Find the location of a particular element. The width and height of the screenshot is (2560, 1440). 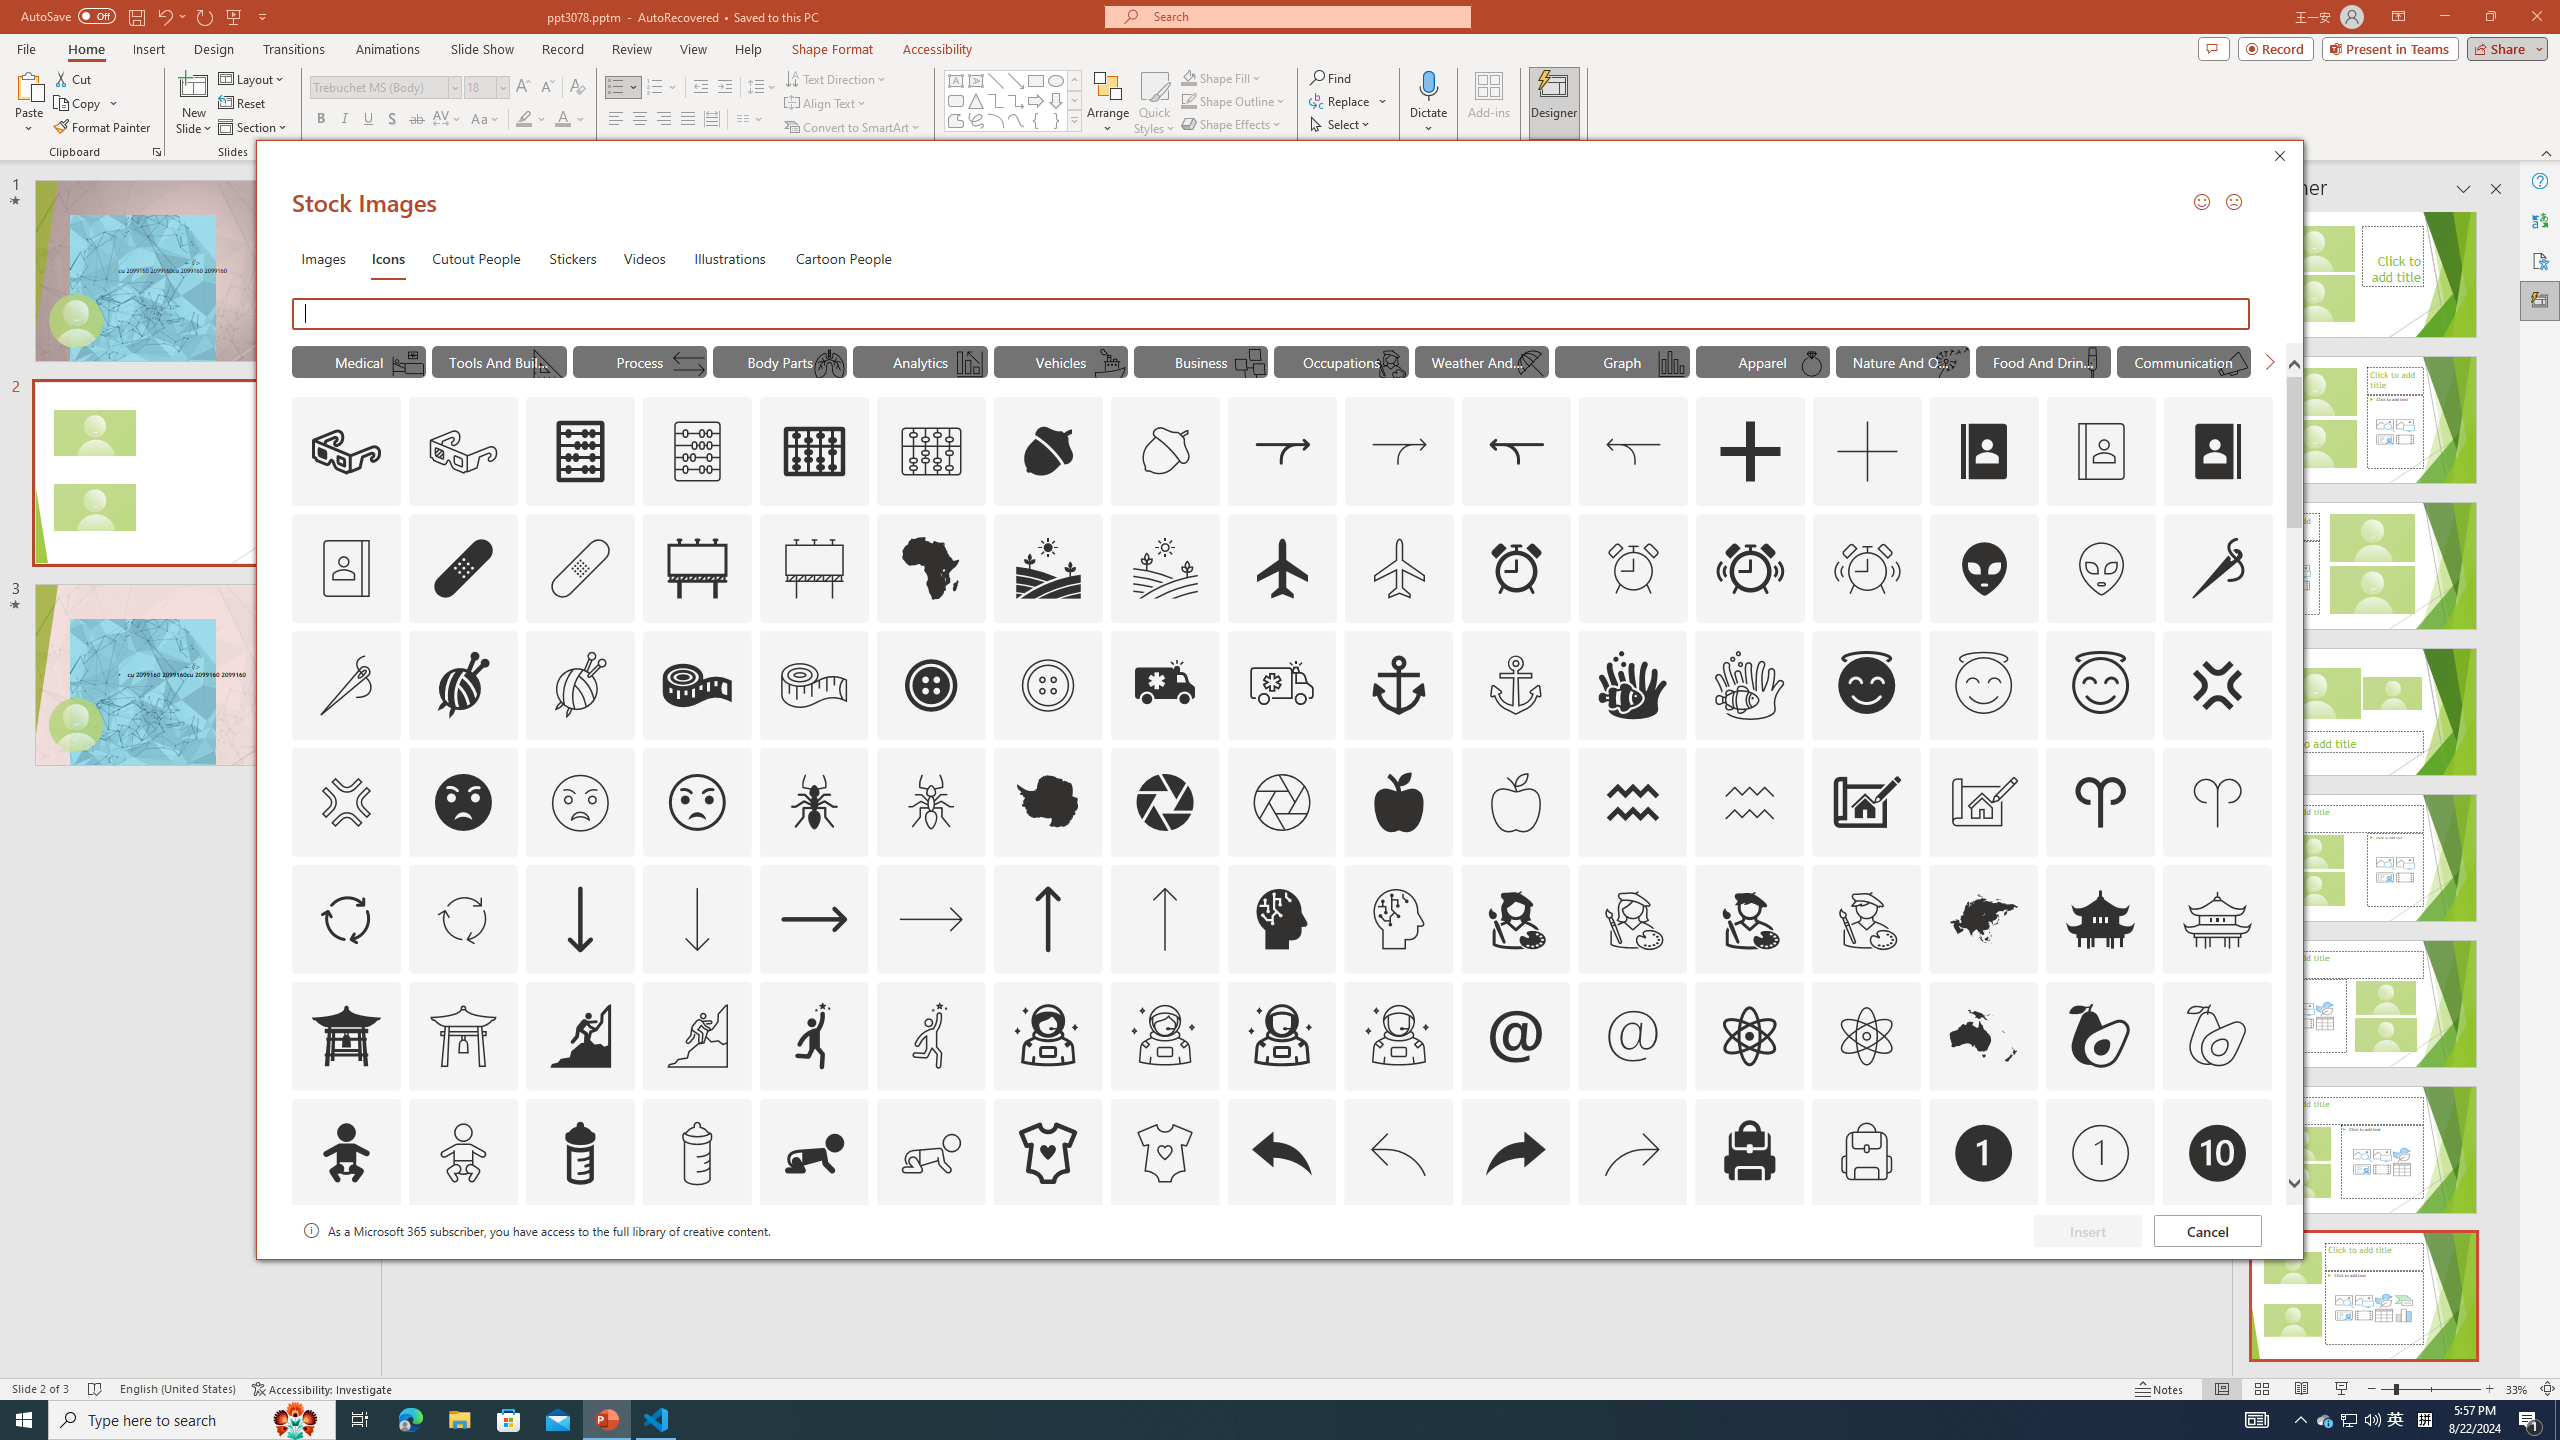

'AutomationID: Icons_ArrowRight_M' is located at coordinates (930, 918).